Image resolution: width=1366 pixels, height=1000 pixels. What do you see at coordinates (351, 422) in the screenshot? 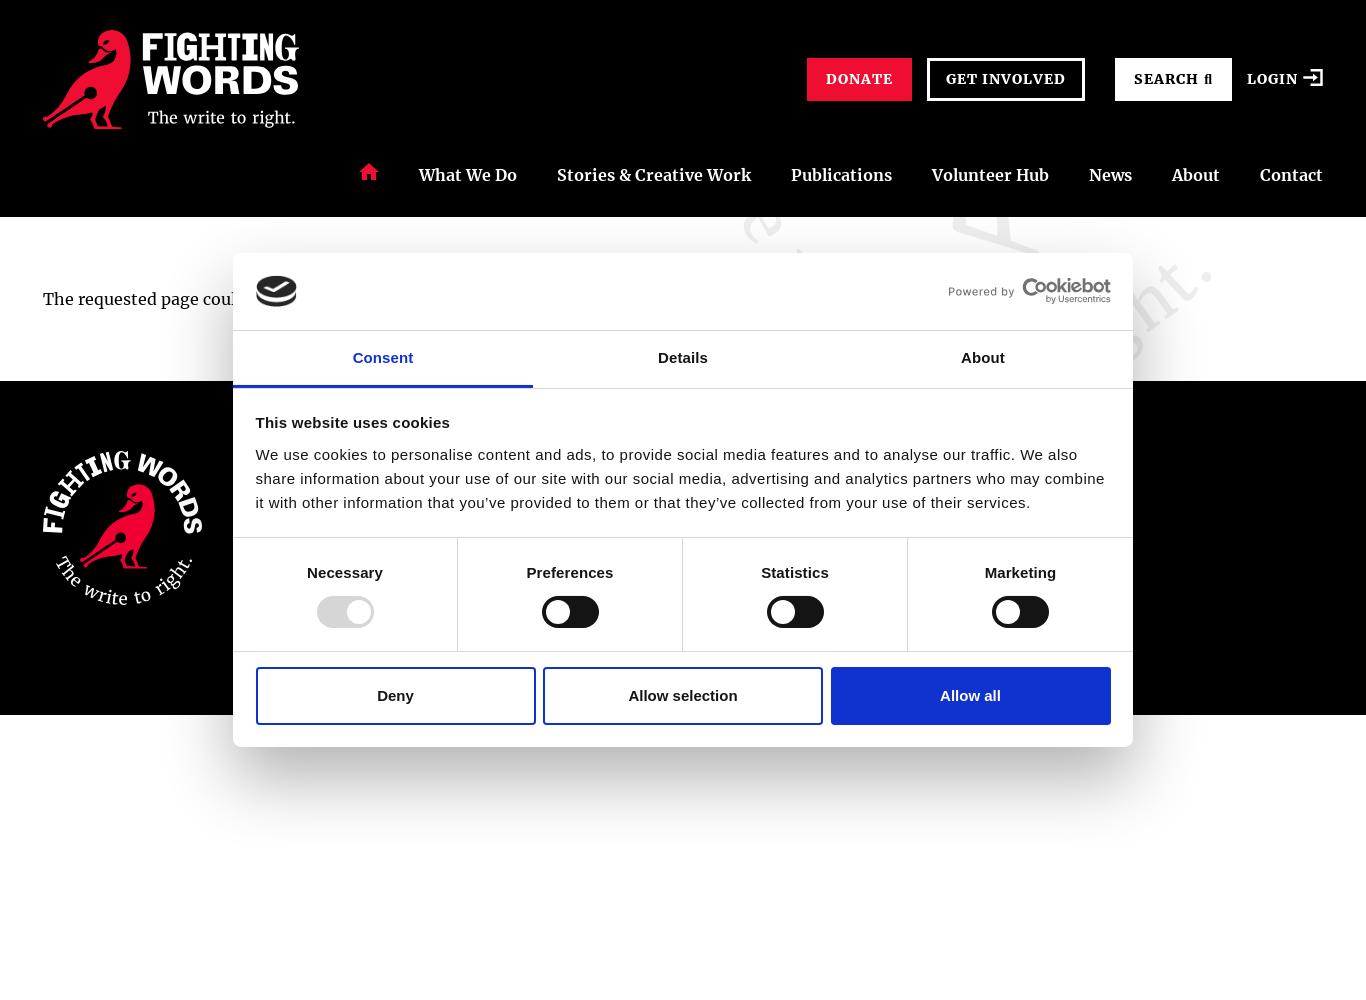
I see `'This website uses cookies'` at bounding box center [351, 422].